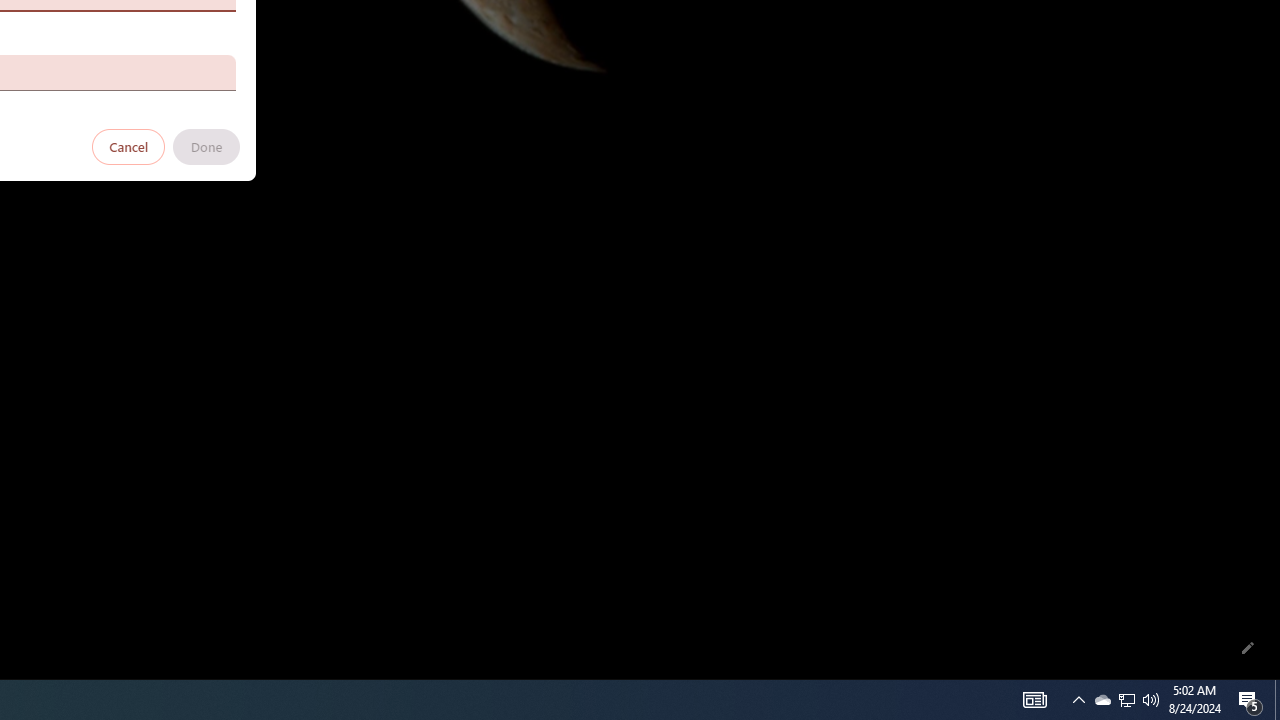 Image resolution: width=1280 pixels, height=720 pixels. Describe the element at coordinates (128, 145) in the screenshot. I see `'Cancel'` at that location.